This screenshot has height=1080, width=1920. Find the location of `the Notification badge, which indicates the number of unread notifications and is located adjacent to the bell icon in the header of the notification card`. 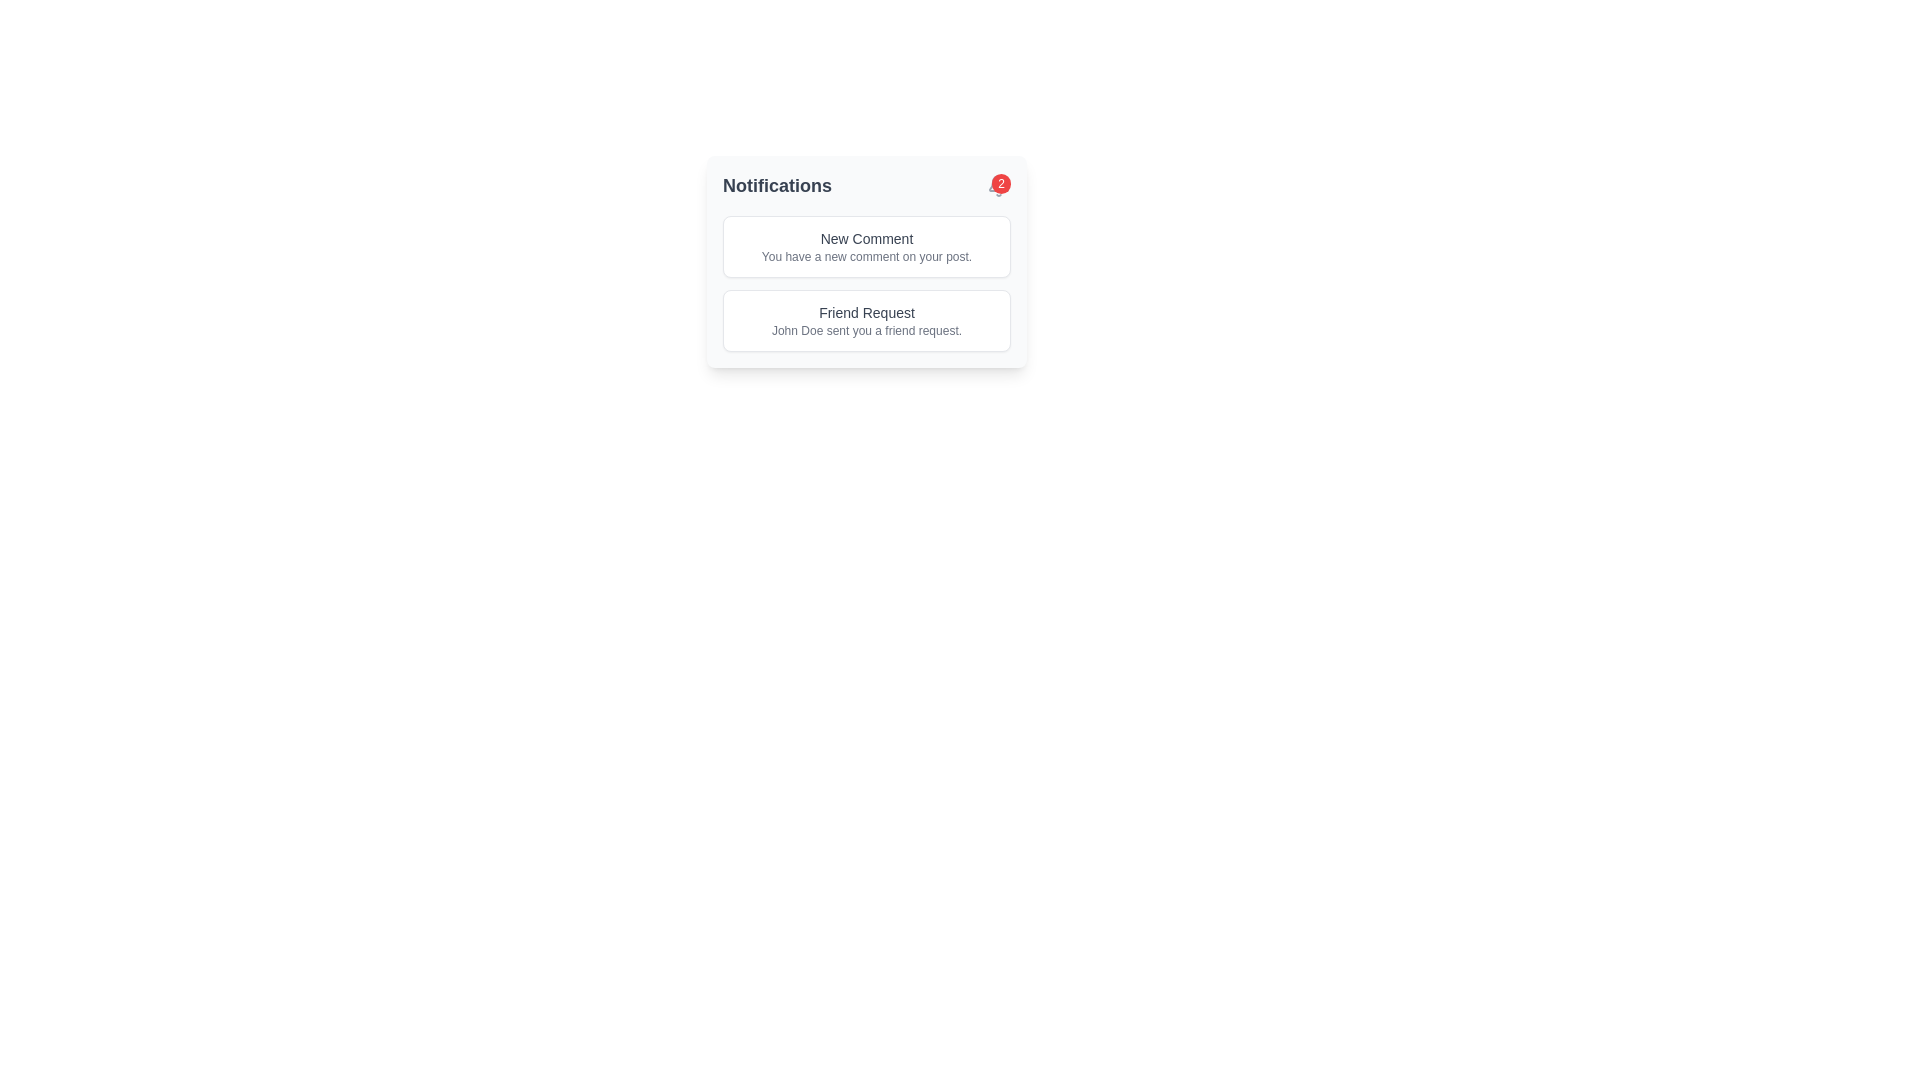

the Notification badge, which indicates the number of unread notifications and is located adjacent to the bell icon in the header of the notification card is located at coordinates (998, 185).